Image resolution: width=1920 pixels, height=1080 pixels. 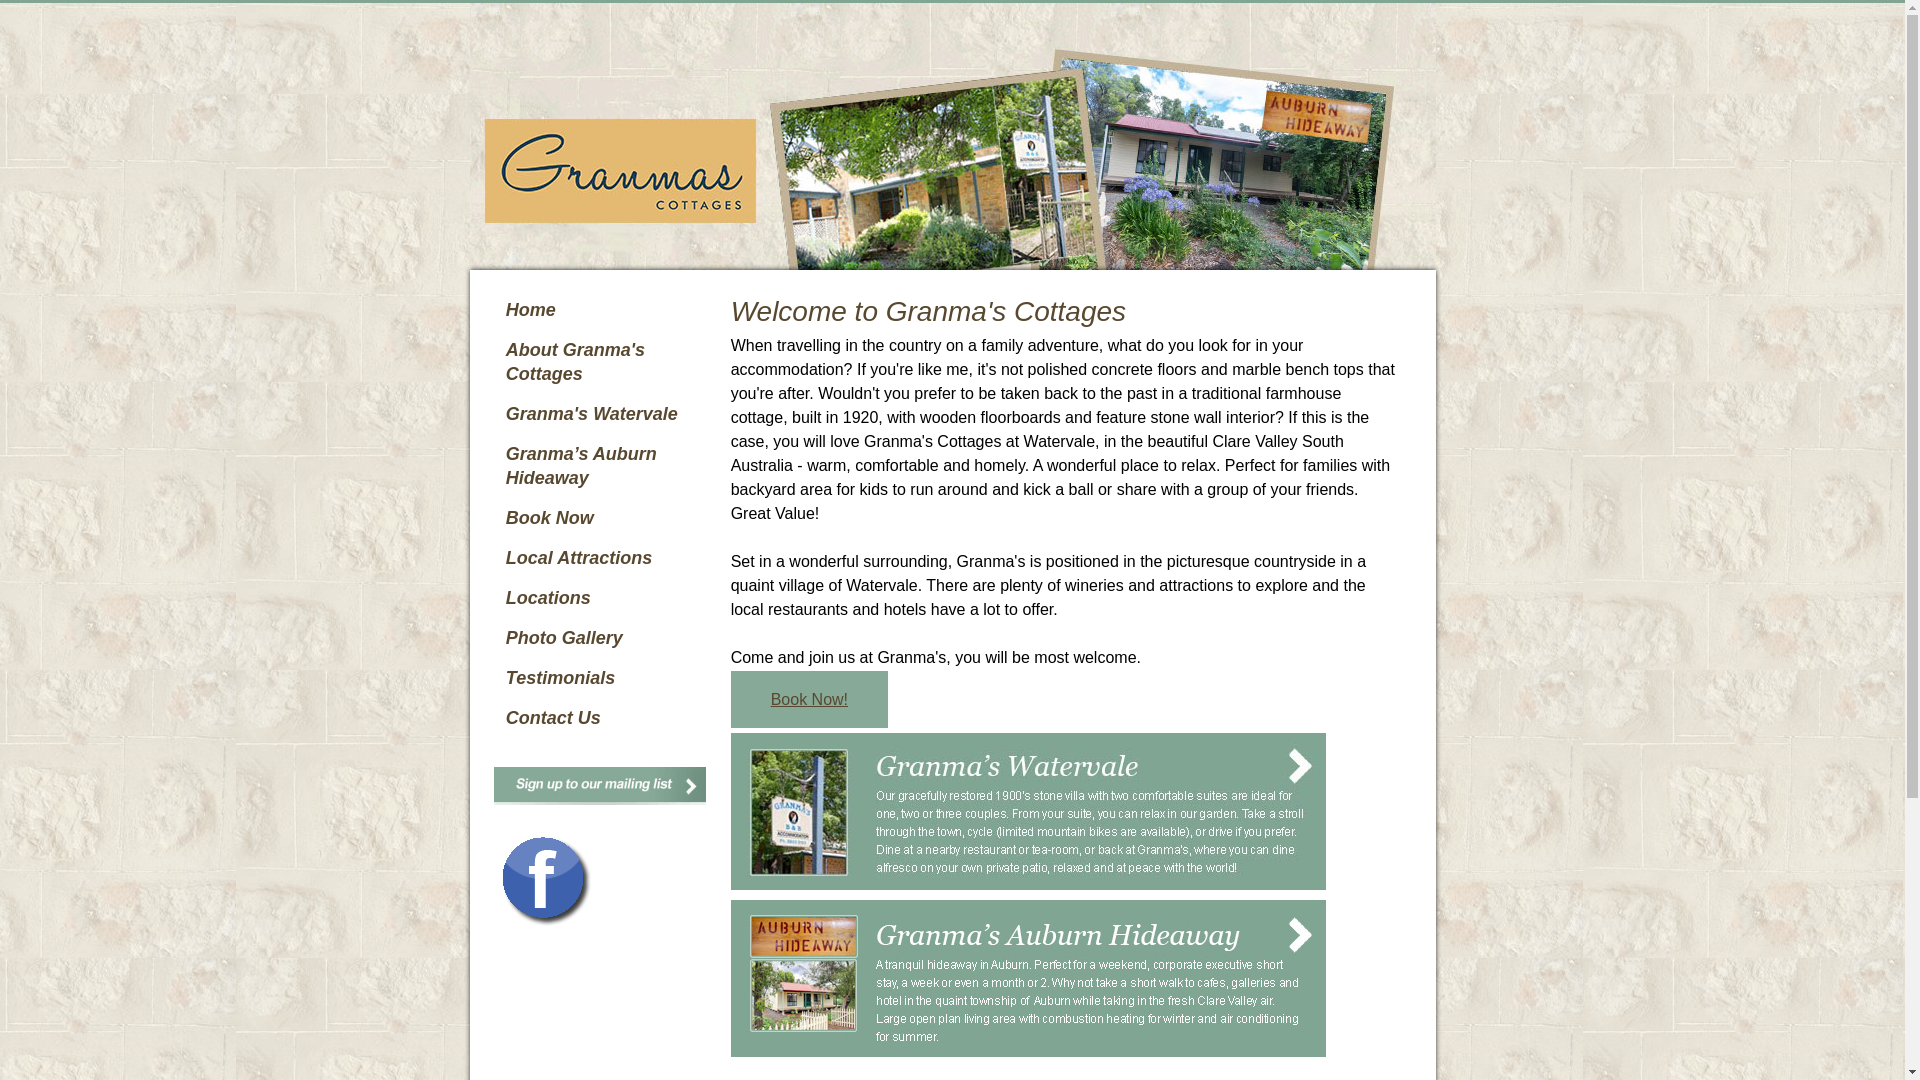 I want to click on 'Book Now', so click(x=603, y=516).